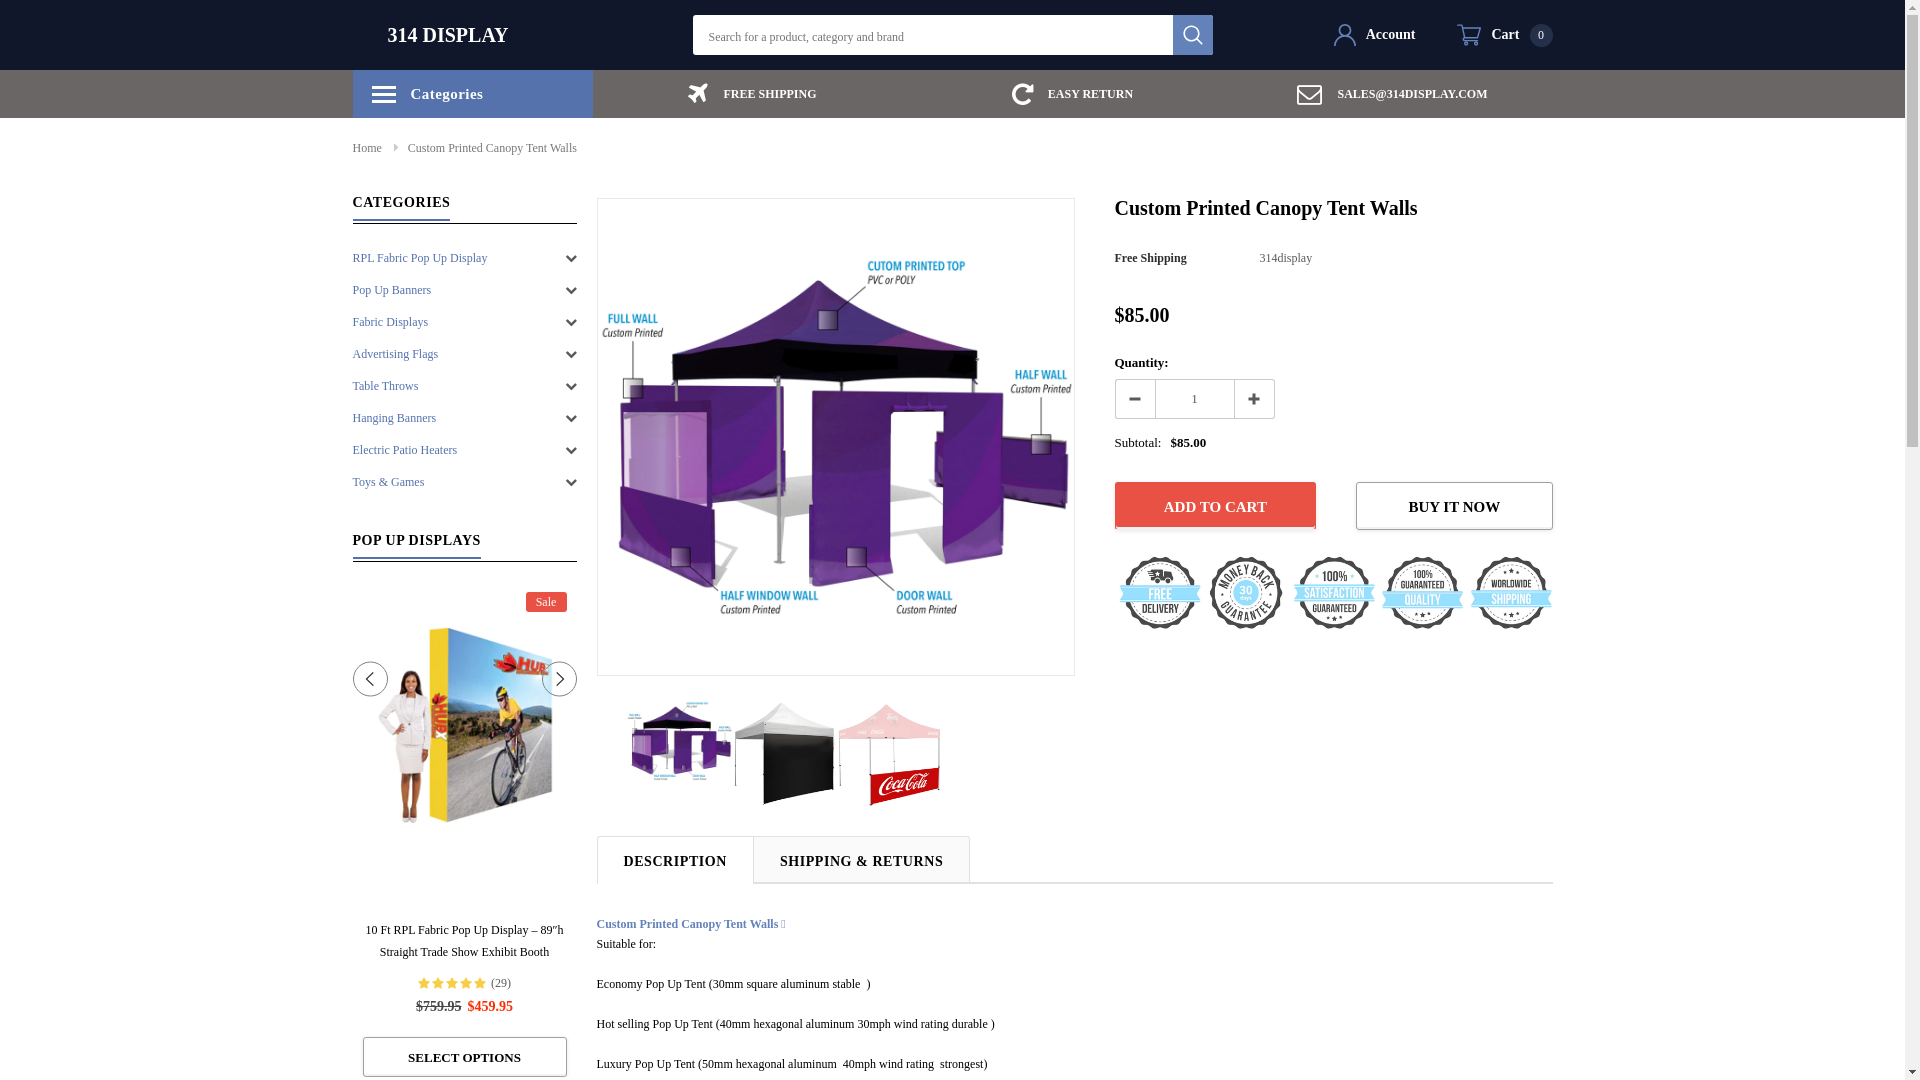  Describe the element at coordinates (389, 320) in the screenshot. I see `'Fabric Displays'` at that location.